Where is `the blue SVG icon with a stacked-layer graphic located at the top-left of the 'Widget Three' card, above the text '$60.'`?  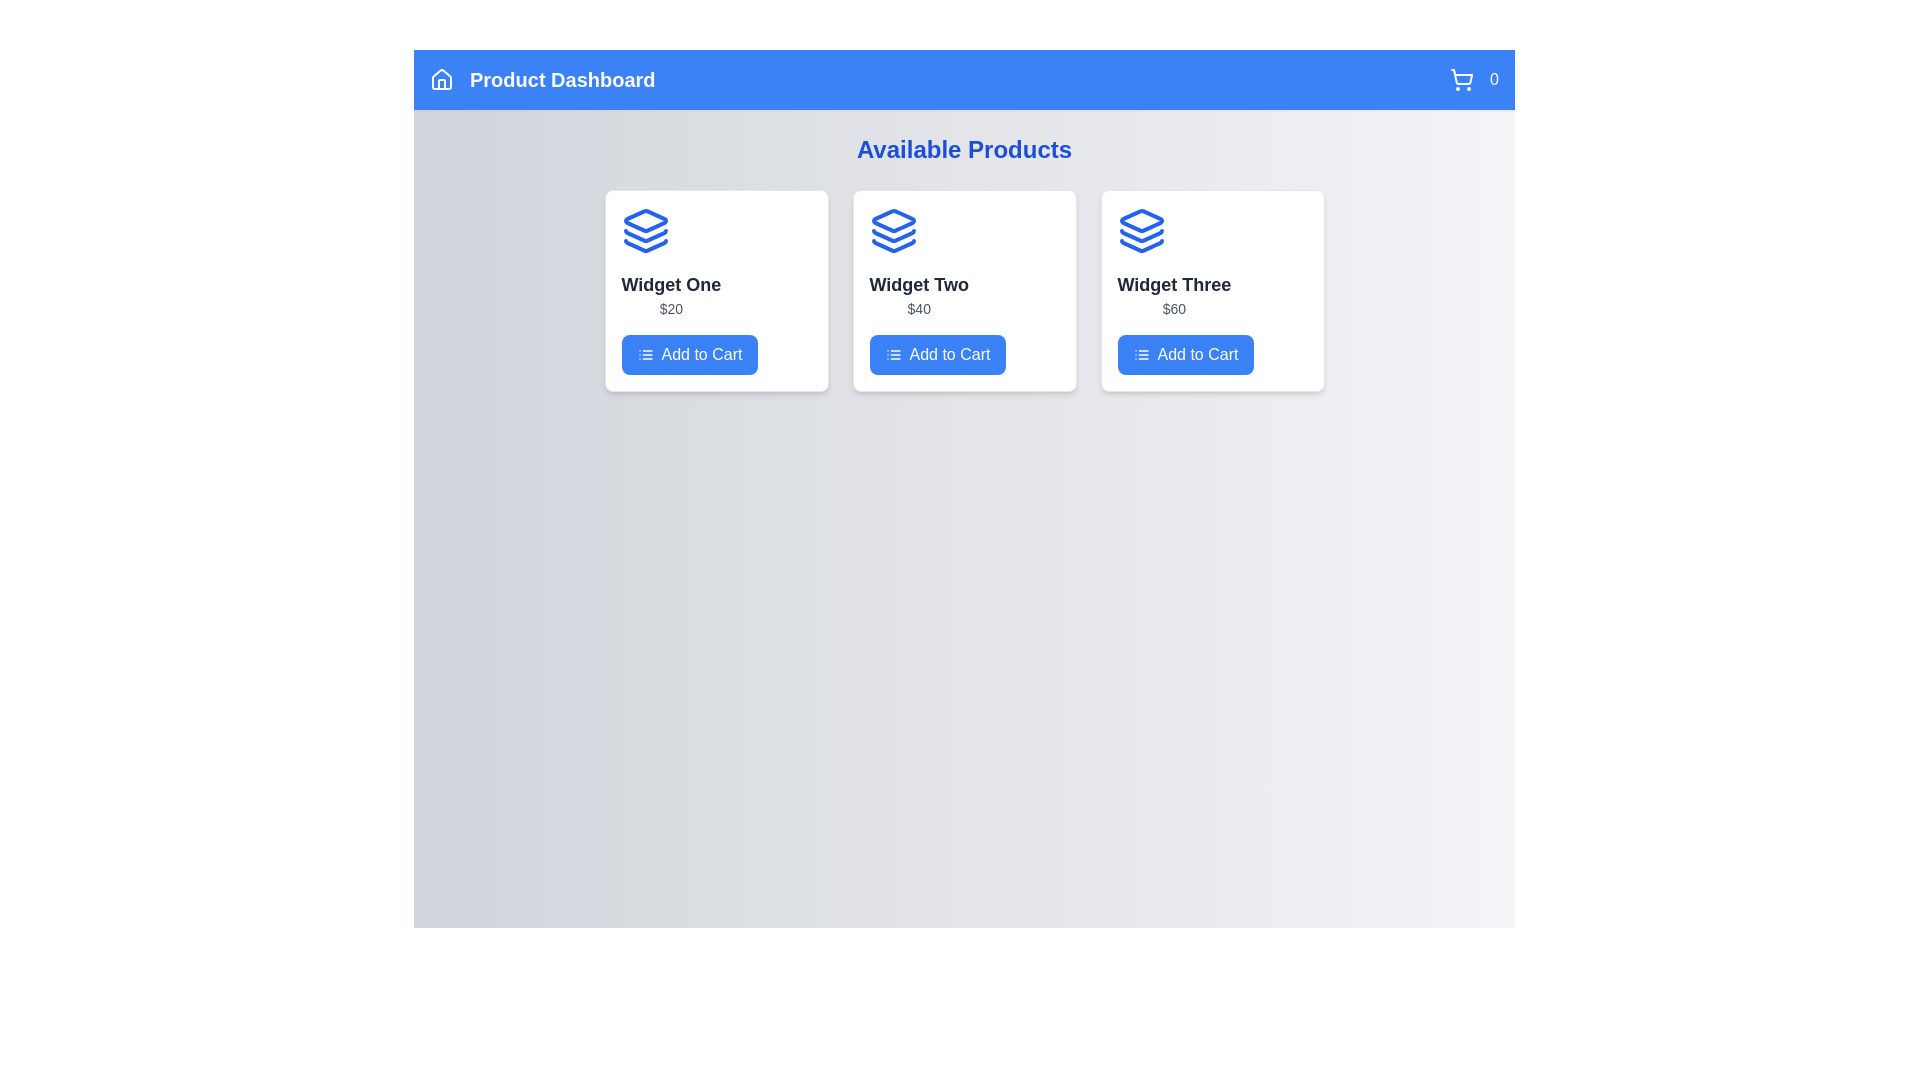
the blue SVG icon with a stacked-layer graphic located at the top-left of the 'Widget Three' card, above the text '$60.' is located at coordinates (1141, 230).